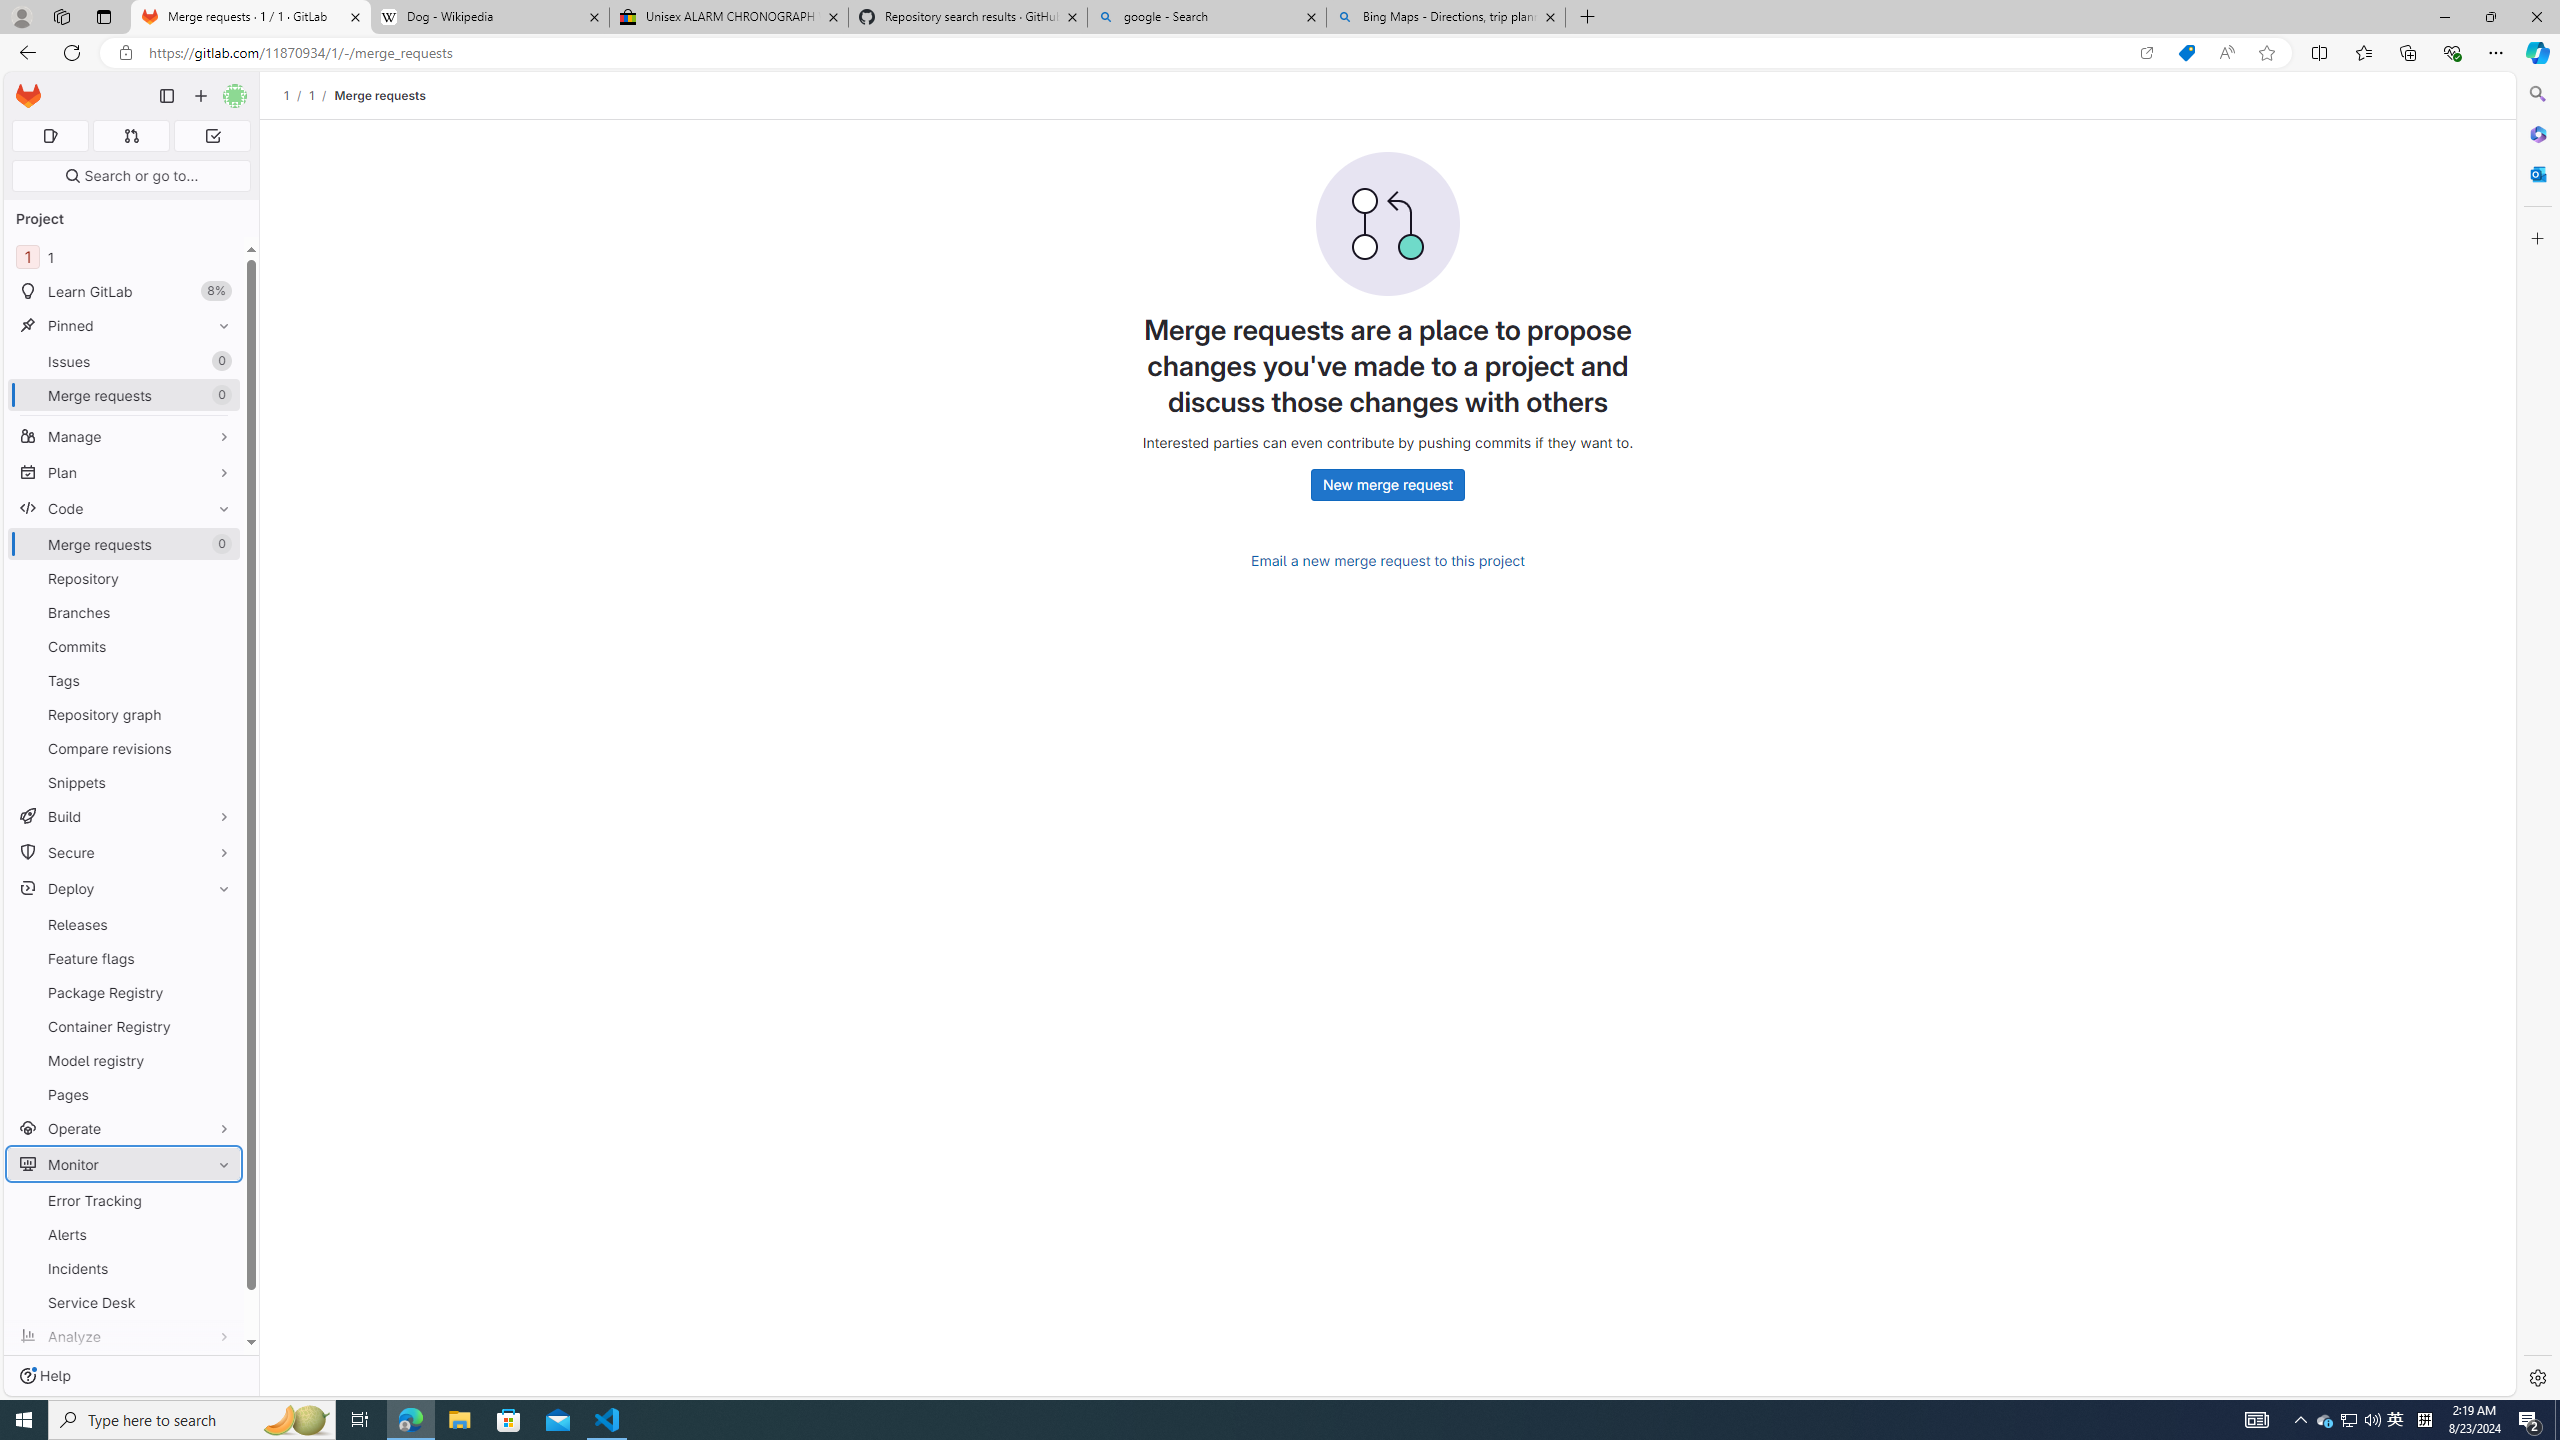 This screenshot has width=2560, height=1440. What do you see at coordinates (123, 1127) in the screenshot?
I see `'Operate'` at bounding box center [123, 1127].